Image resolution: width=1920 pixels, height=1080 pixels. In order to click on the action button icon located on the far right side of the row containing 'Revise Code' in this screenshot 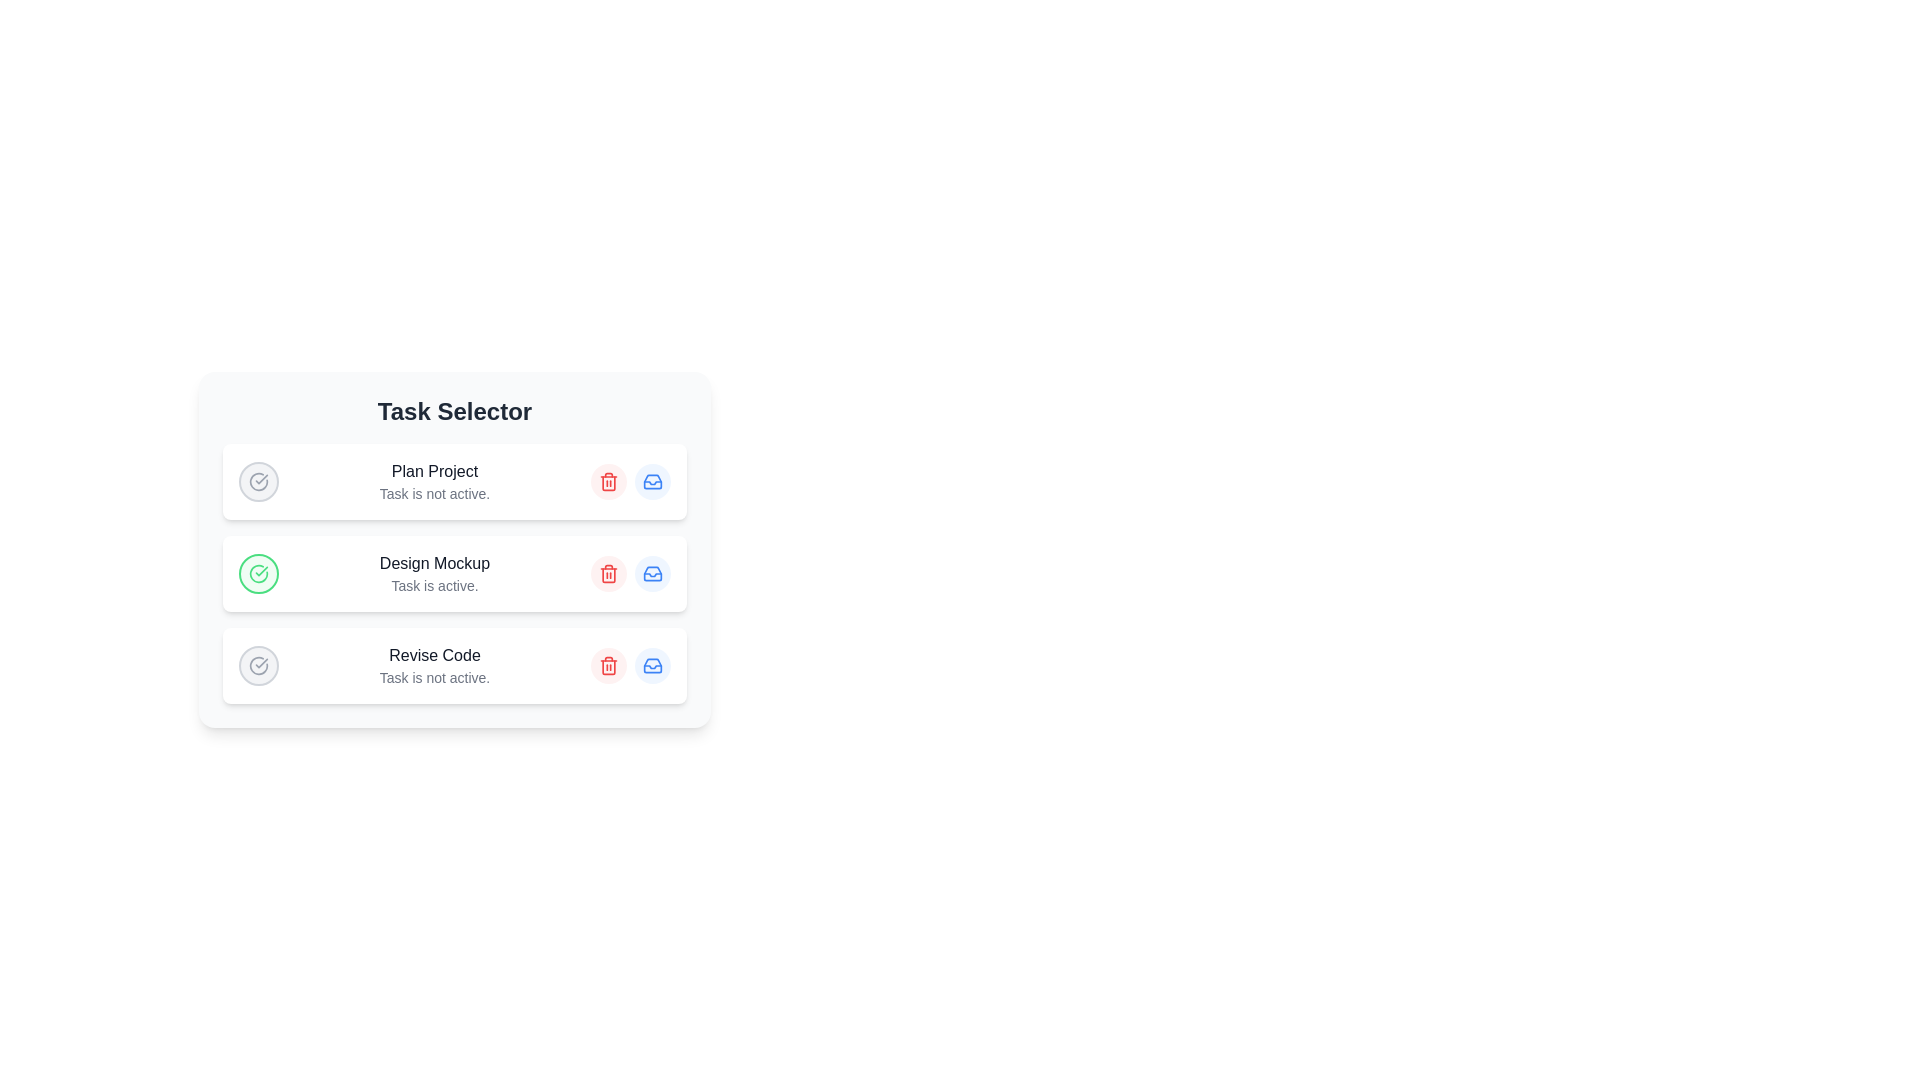, I will do `click(652, 666)`.